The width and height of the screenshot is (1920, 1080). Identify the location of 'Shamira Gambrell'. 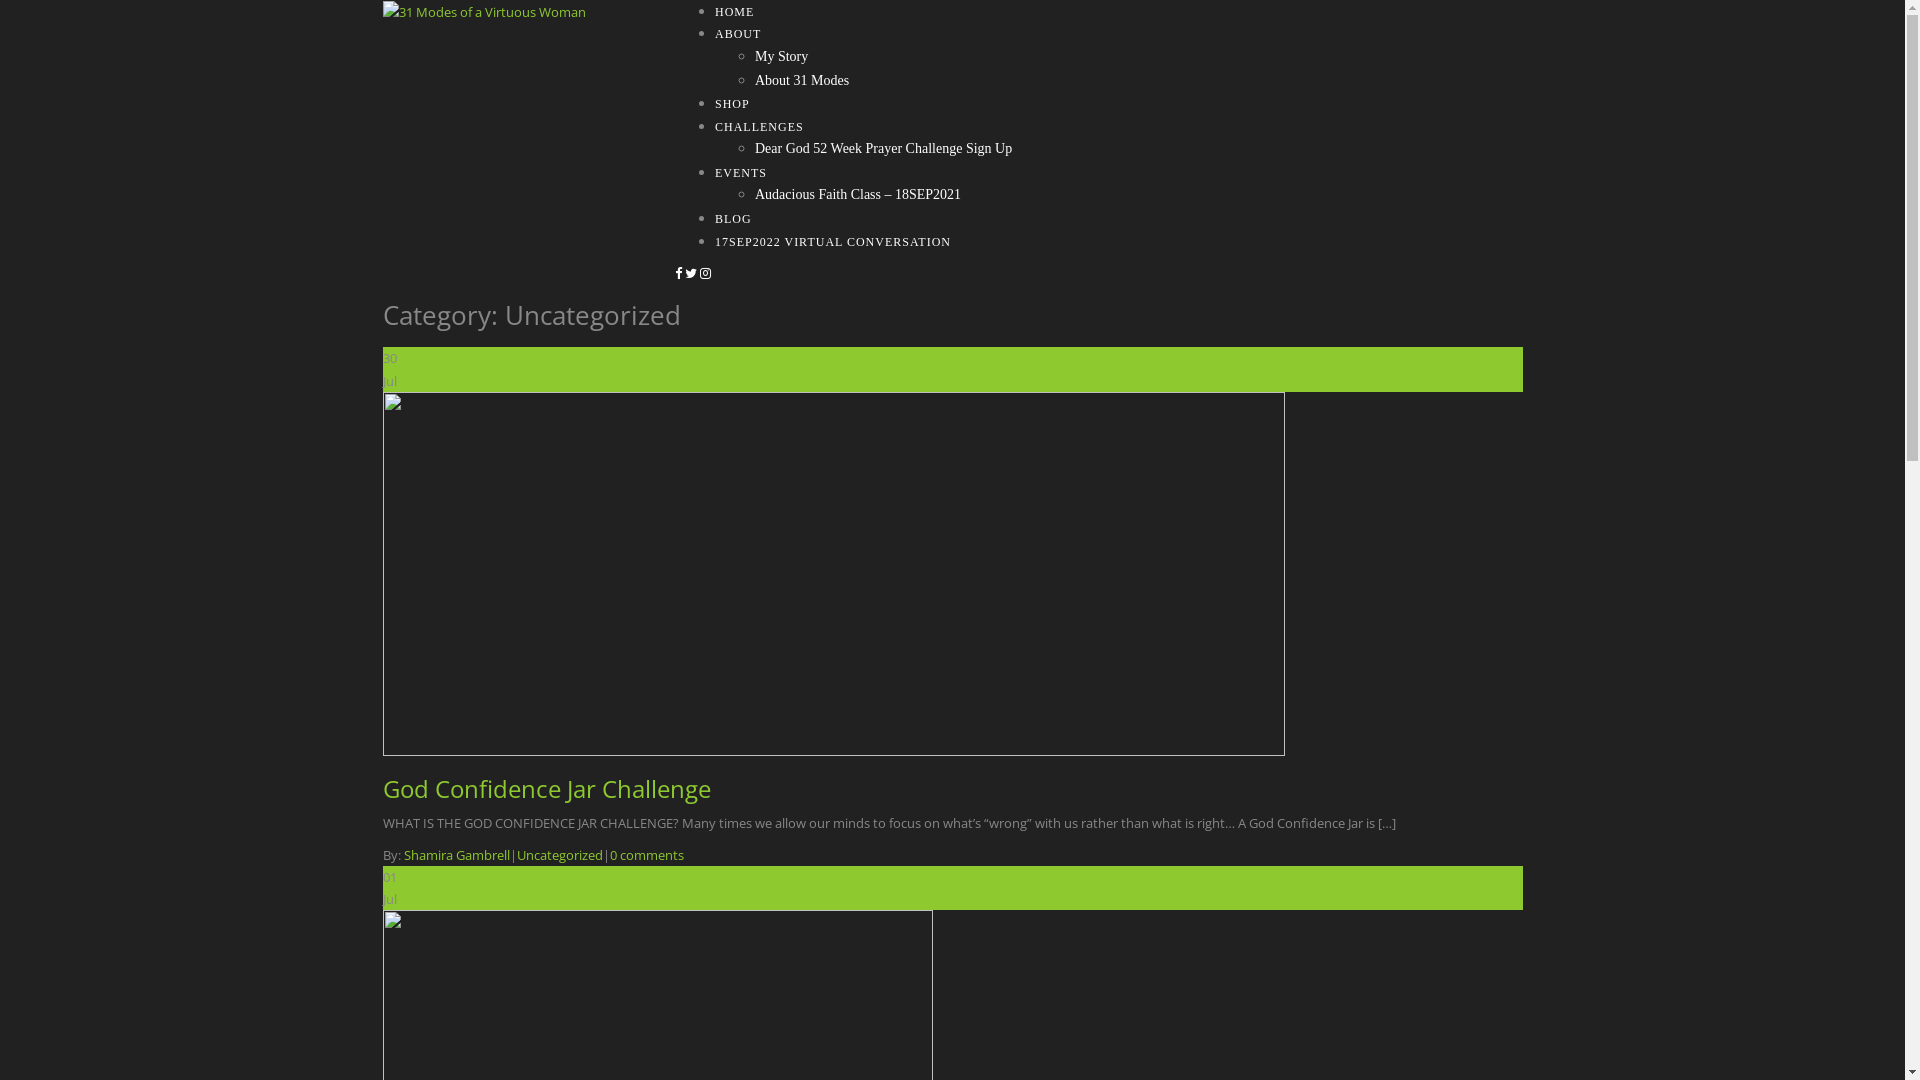
(455, 855).